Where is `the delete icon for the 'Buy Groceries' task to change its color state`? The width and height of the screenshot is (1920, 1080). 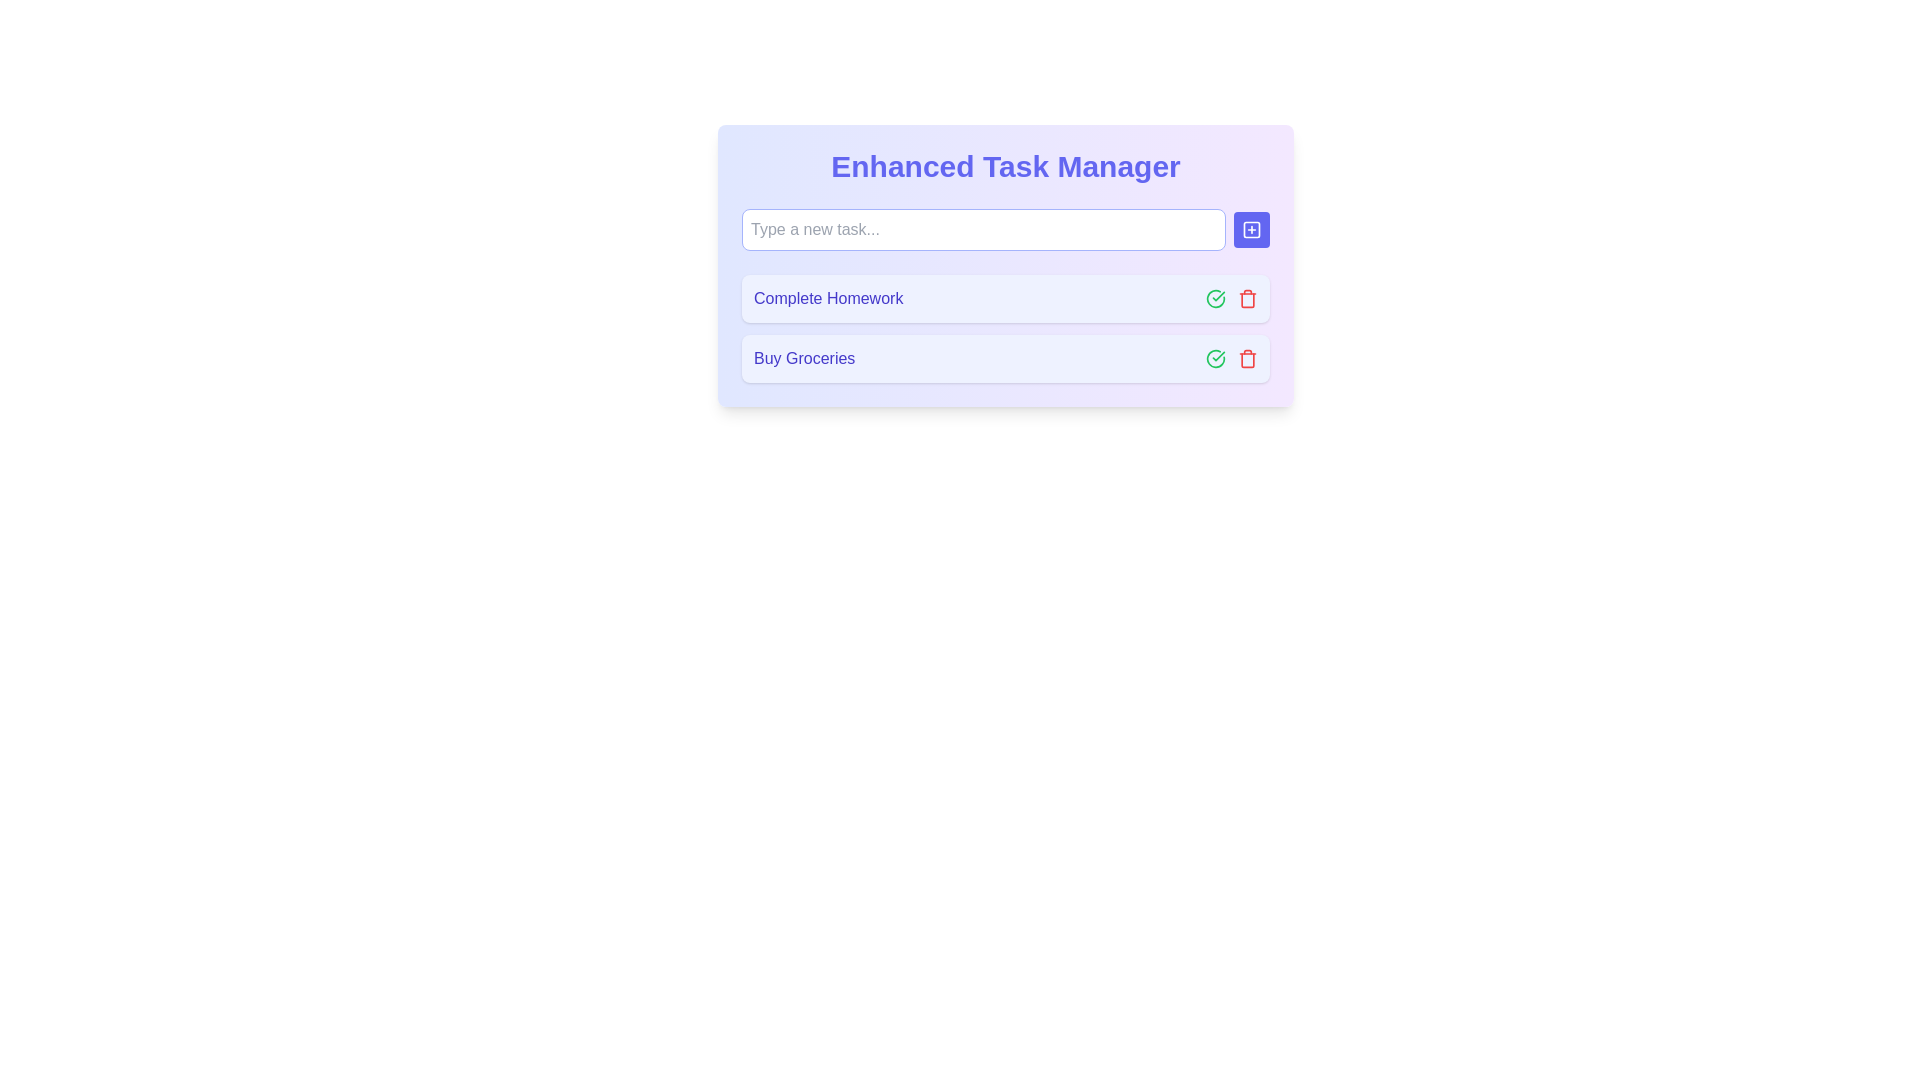 the delete icon for the 'Buy Groceries' task to change its color state is located at coordinates (1247, 357).